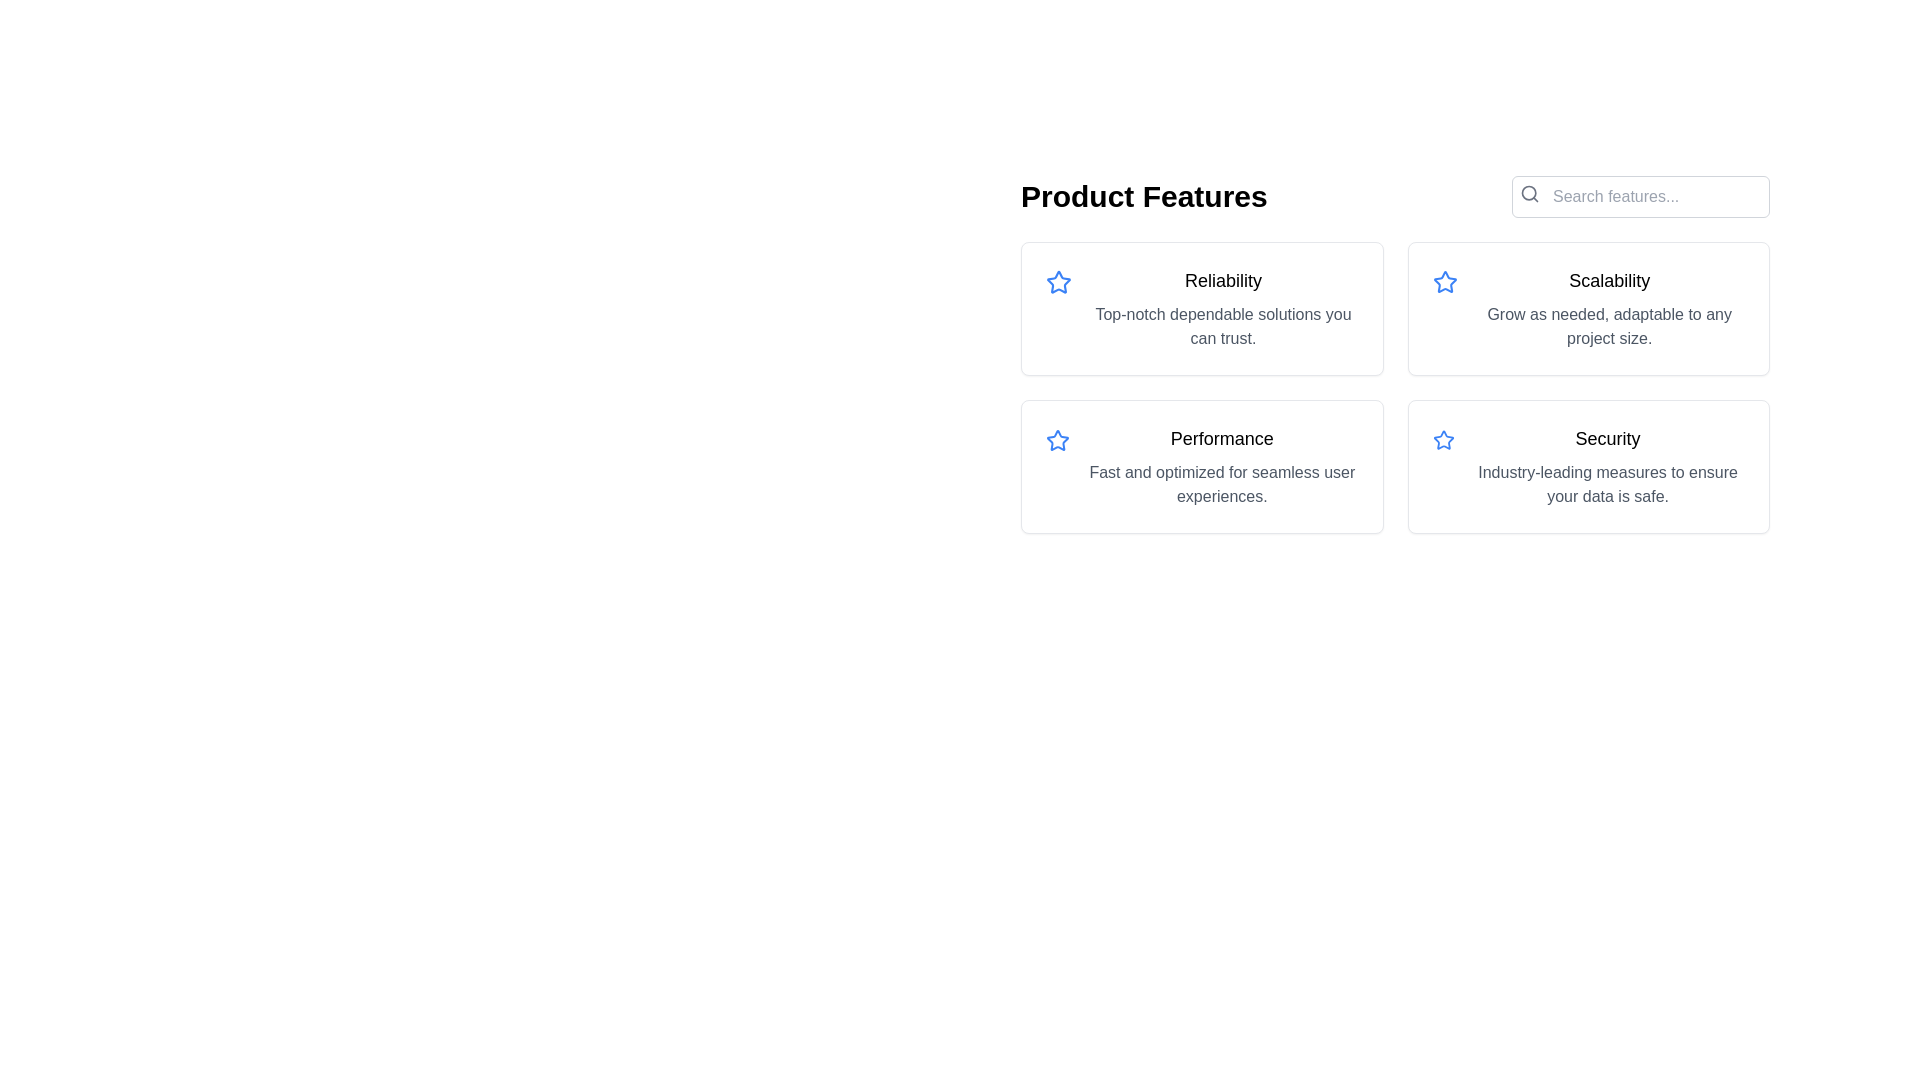 Image resolution: width=1920 pixels, height=1080 pixels. I want to click on the Text element that provides information about the product feature 'Reliability', located in the upper-left quadrant of the page layout, so click(1222, 308).